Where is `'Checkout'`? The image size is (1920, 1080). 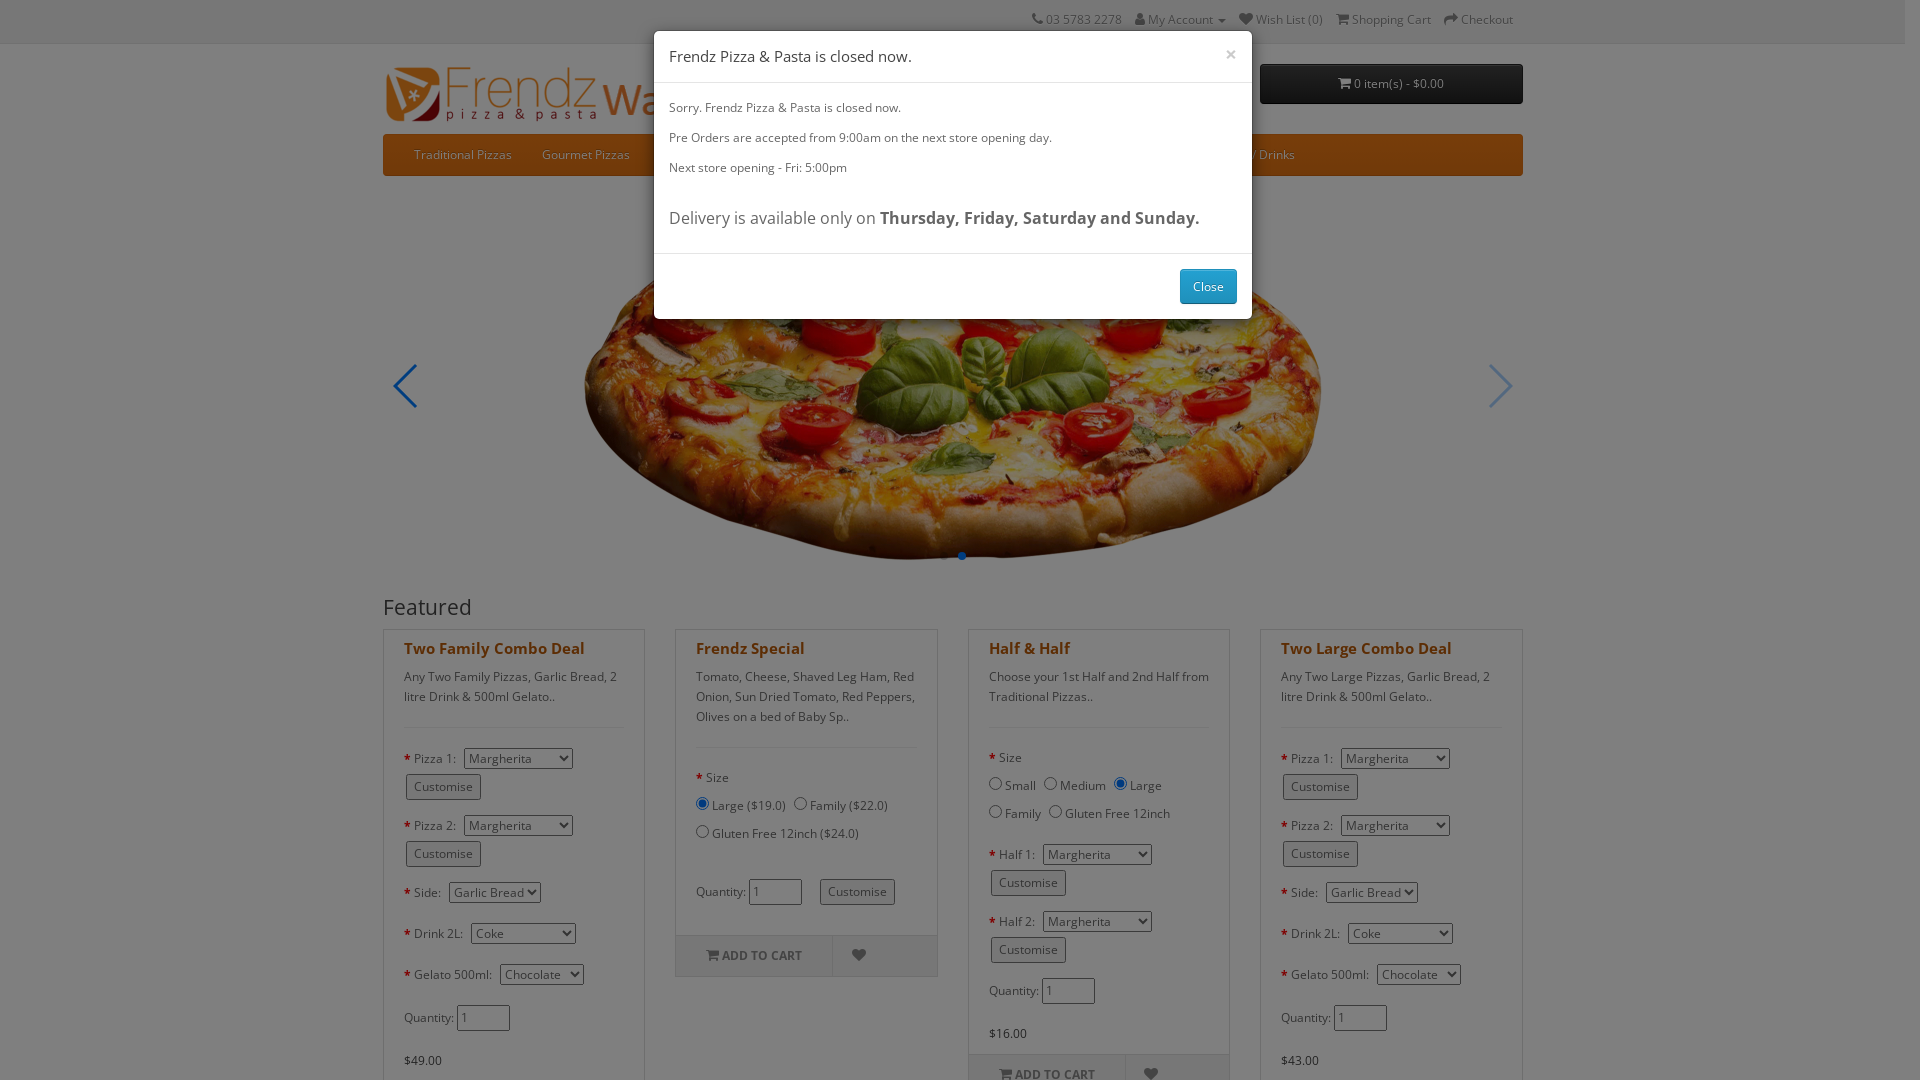
'Checkout' is located at coordinates (1478, 19).